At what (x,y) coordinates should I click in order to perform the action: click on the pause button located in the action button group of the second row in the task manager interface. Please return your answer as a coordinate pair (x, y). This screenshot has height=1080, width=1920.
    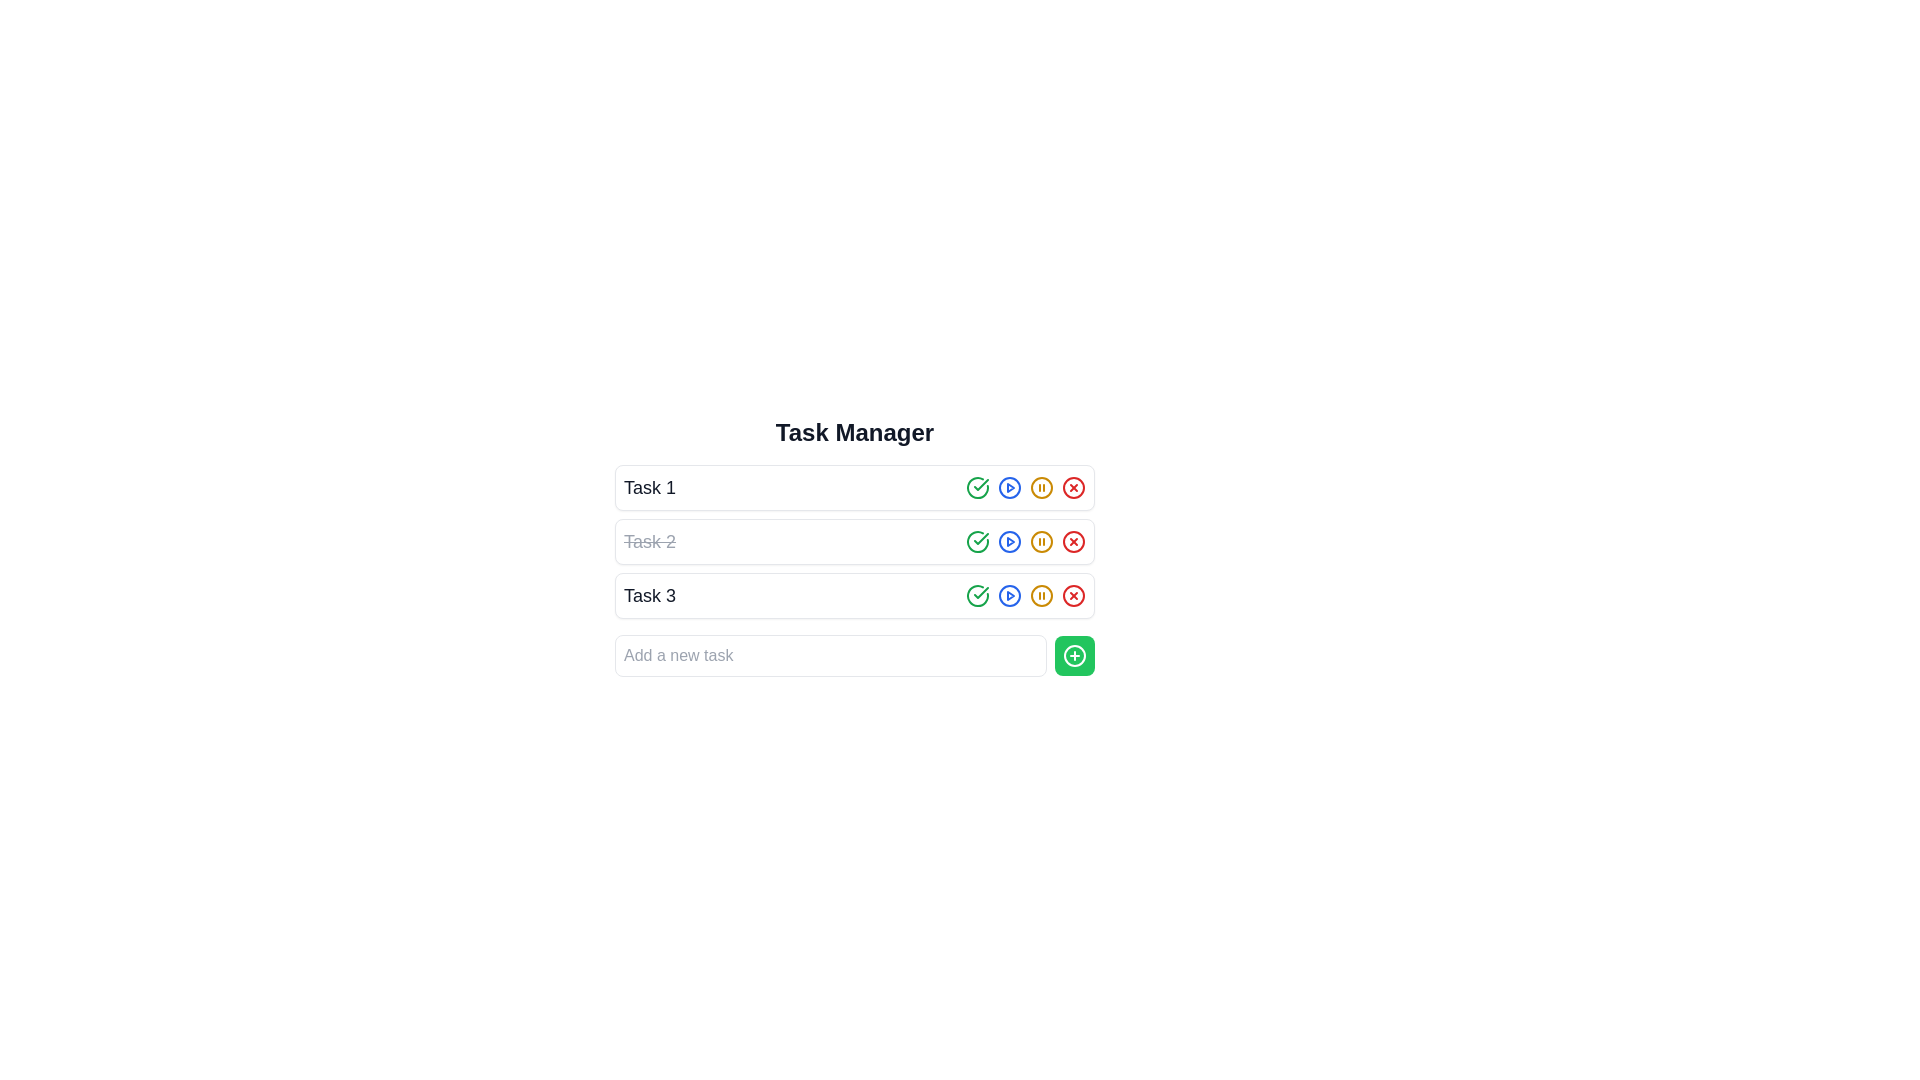
    Looking at the image, I should click on (1040, 542).